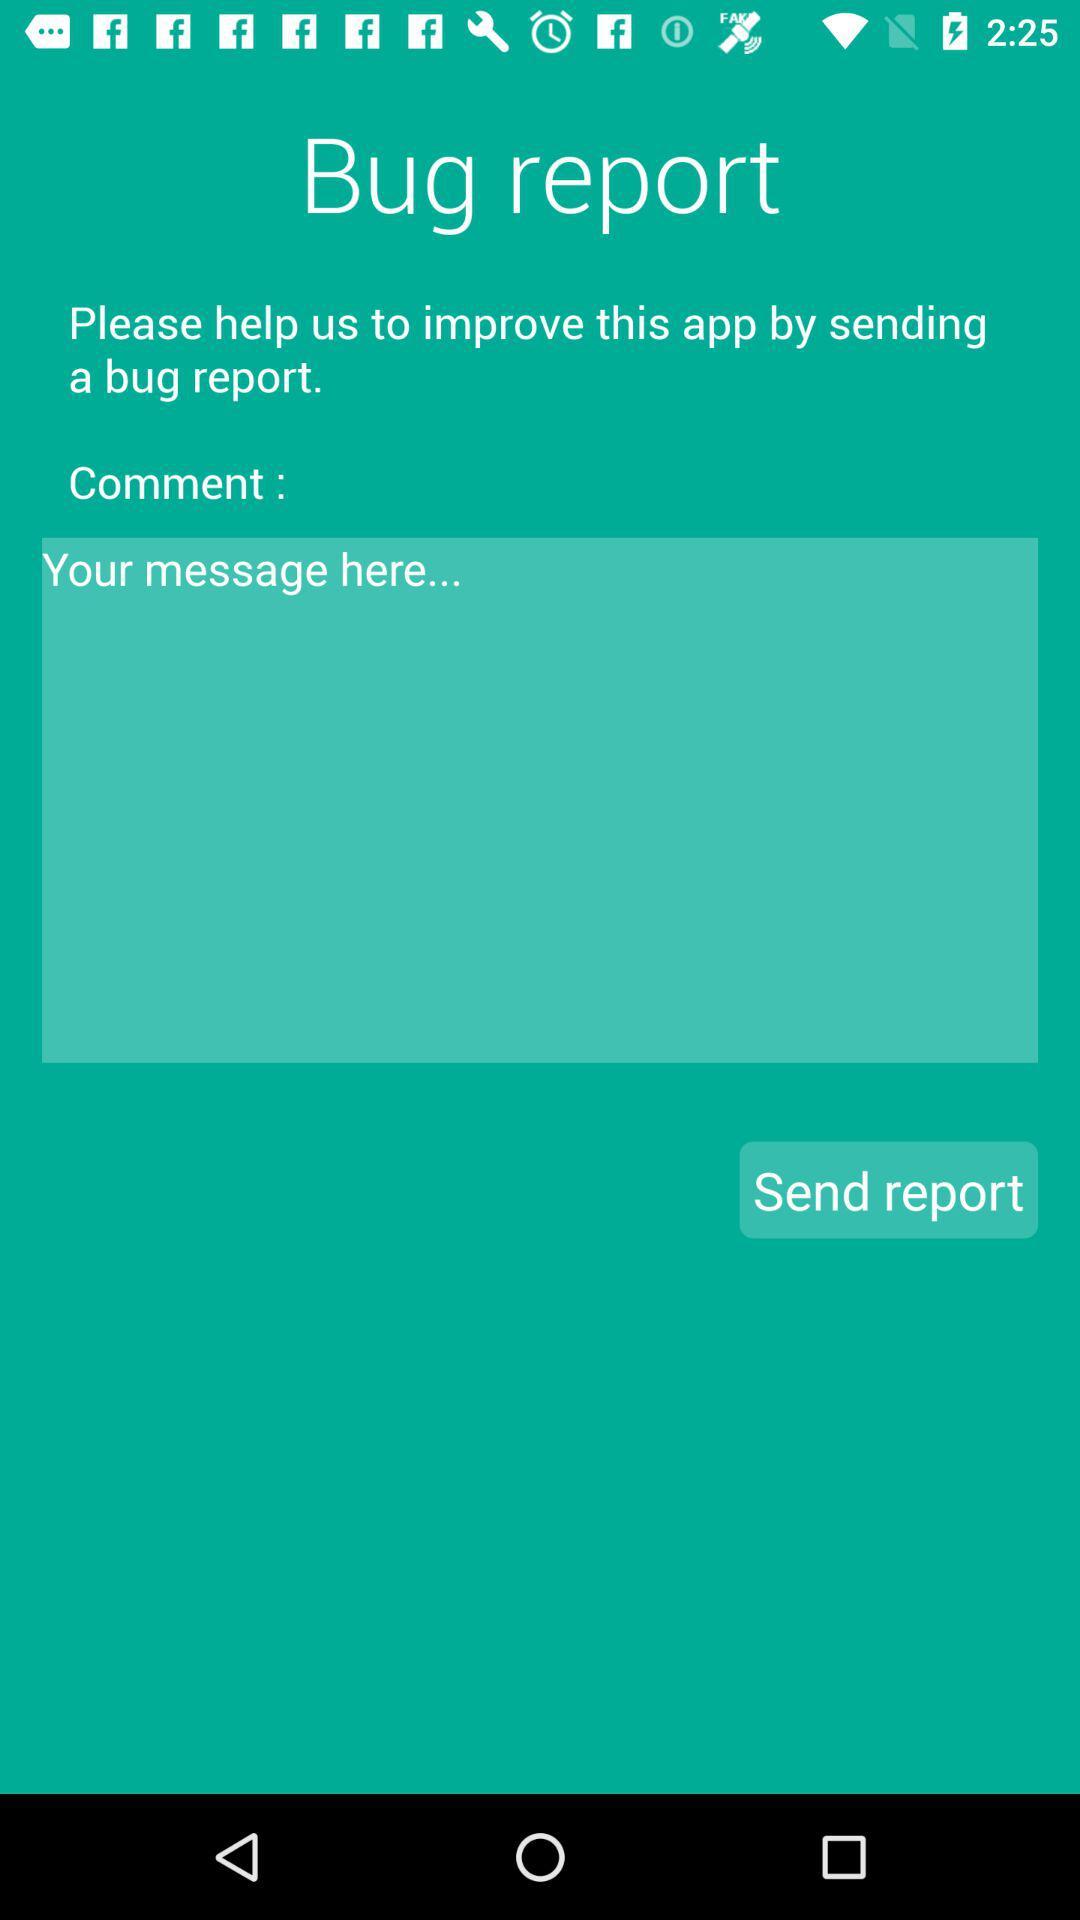 The height and width of the screenshot is (1920, 1080). What do you see at coordinates (887, 1189) in the screenshot?
I see `send report item` at bounding box center [887, 1189].